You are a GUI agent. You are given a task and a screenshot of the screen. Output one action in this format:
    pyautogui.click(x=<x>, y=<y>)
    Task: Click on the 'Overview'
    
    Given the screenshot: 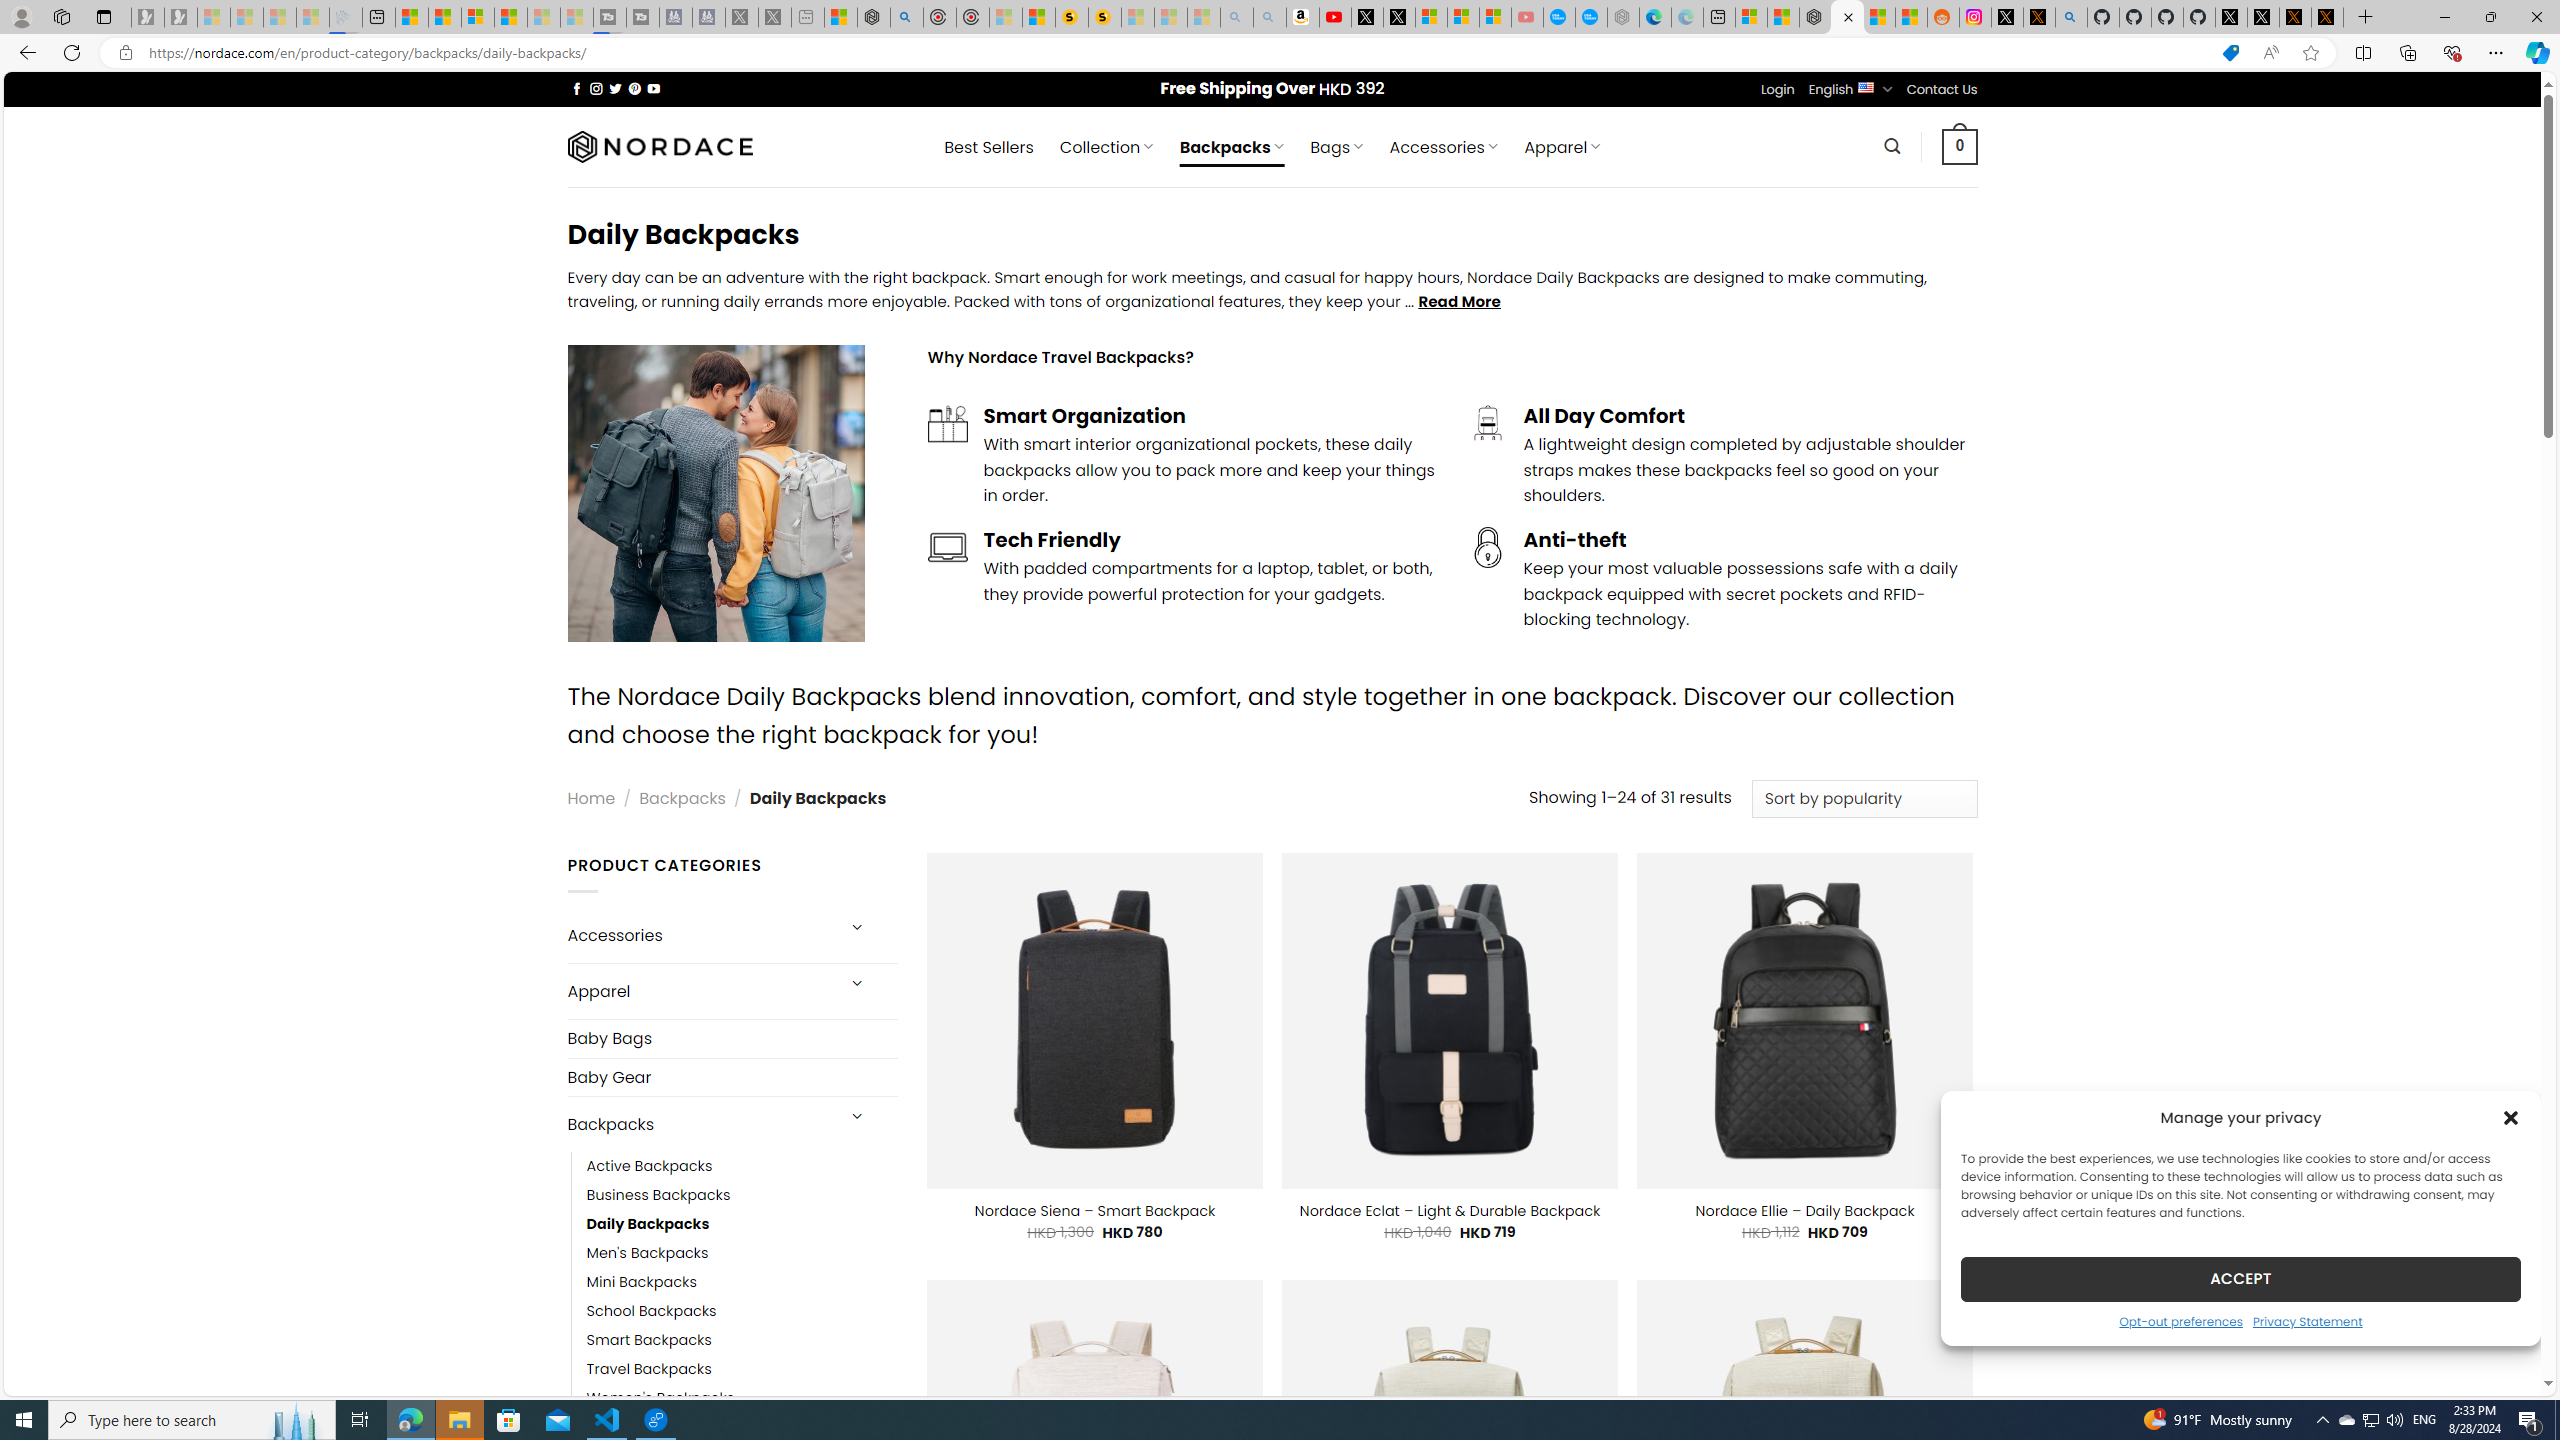 What is the action you would take?
    pyautogui.click(x=476, y=16)
    